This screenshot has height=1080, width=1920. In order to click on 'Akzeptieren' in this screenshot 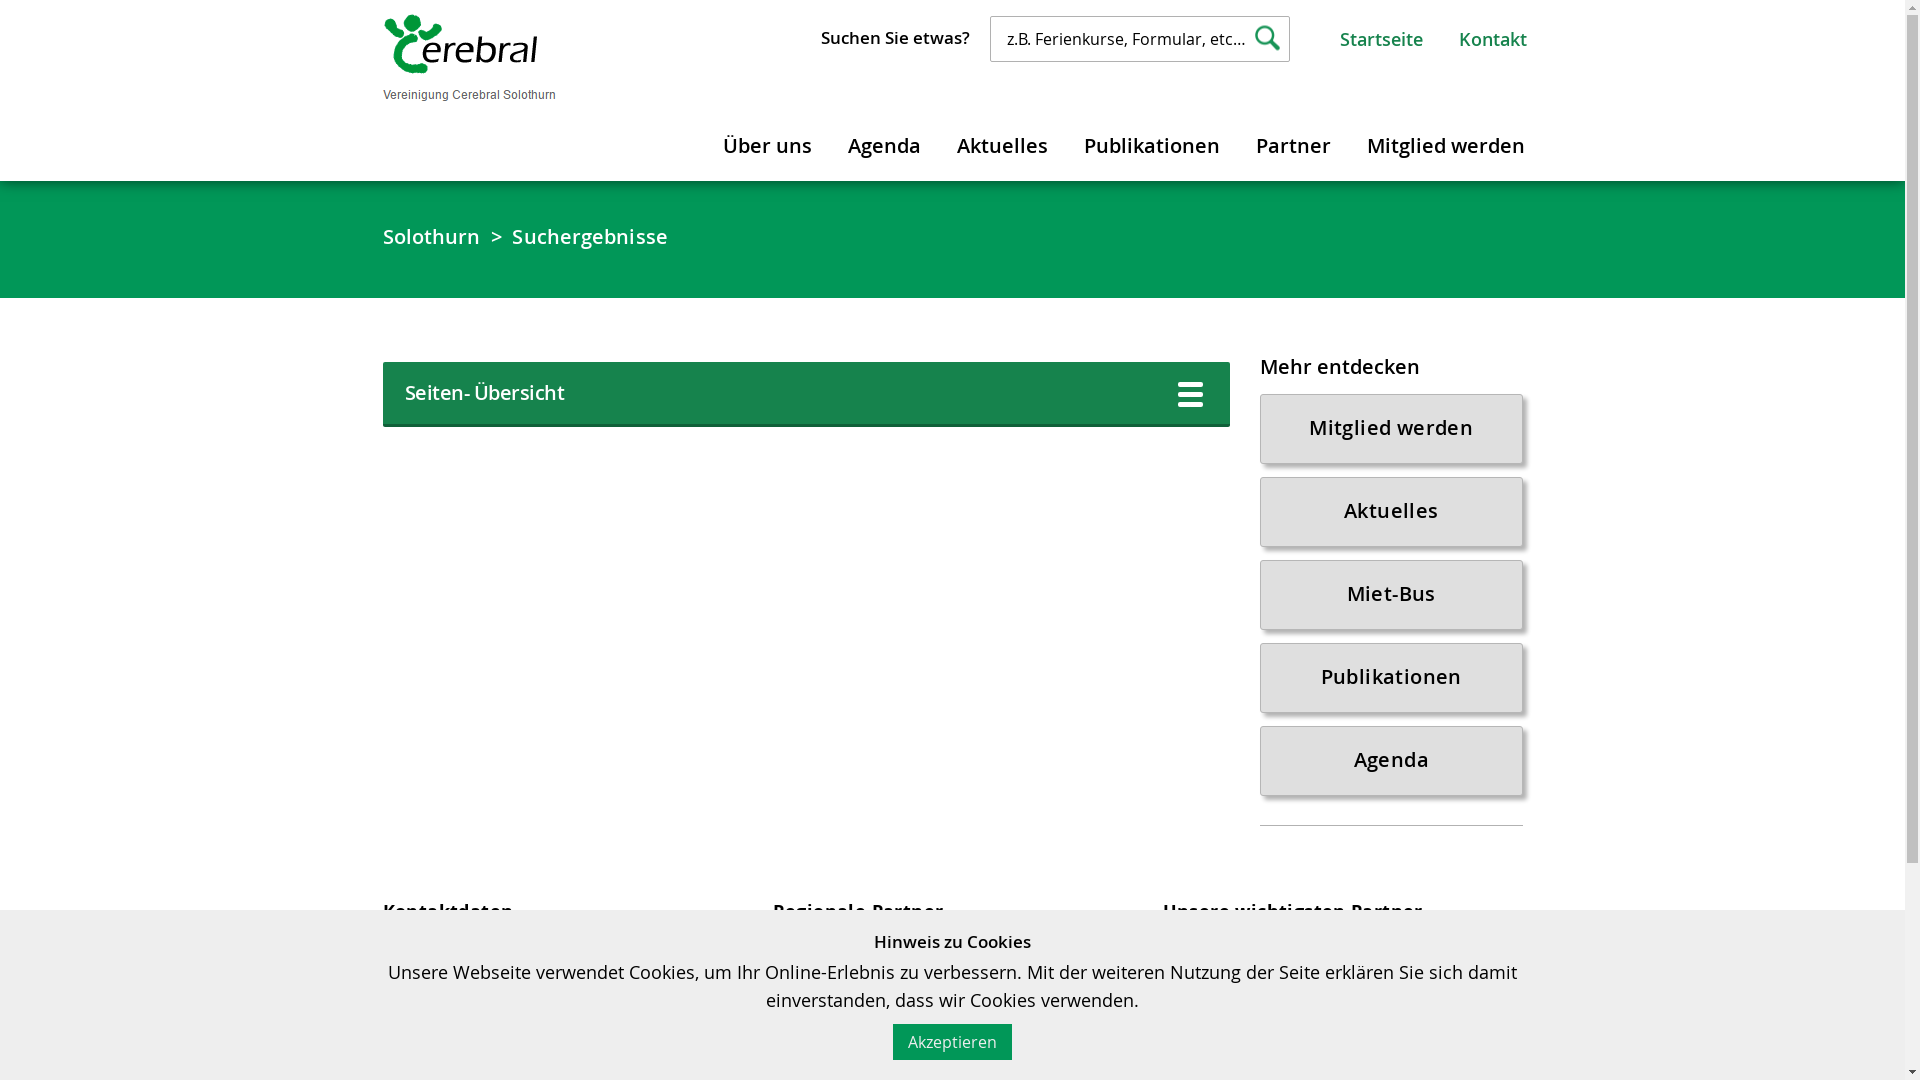, I will do `click(951, 1040)`.